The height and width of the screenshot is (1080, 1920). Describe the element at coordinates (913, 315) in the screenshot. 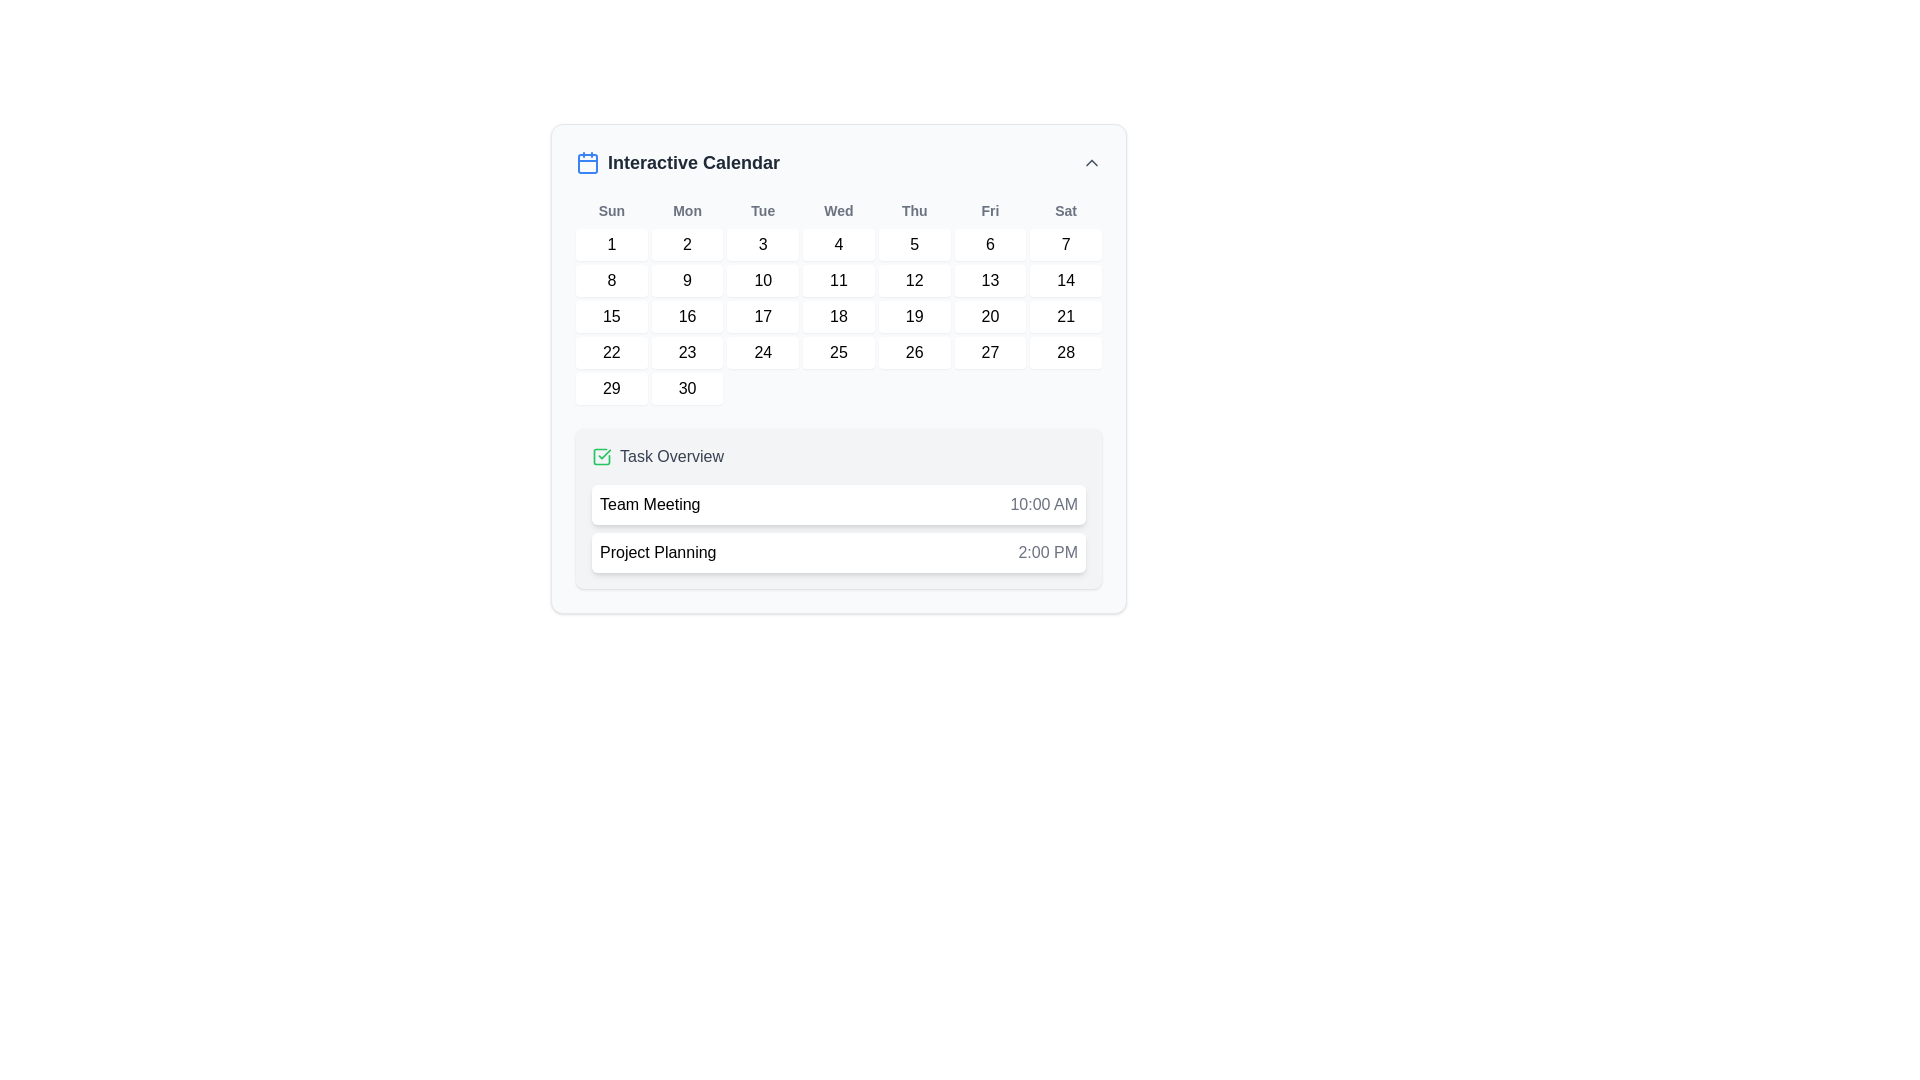

I see `the Button-like clickable calendar date box representing the 19th of the month` at that location.